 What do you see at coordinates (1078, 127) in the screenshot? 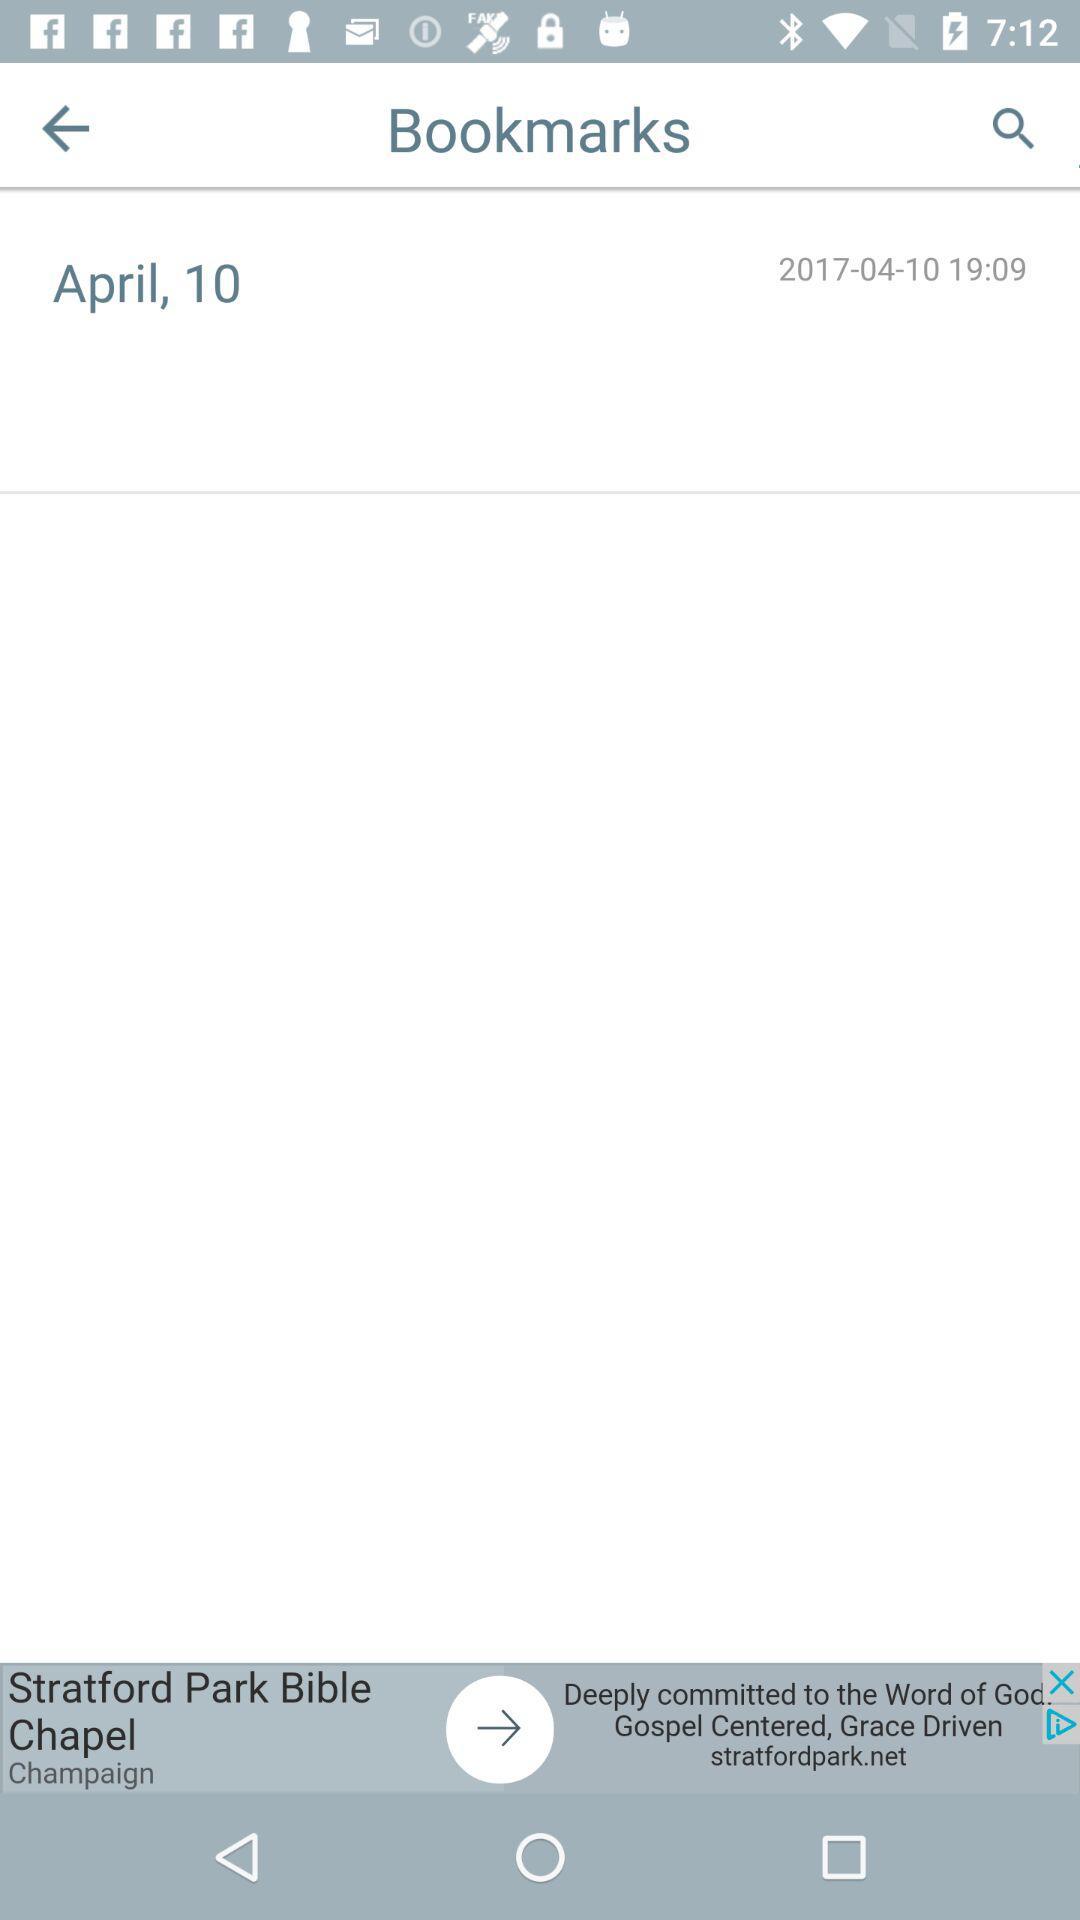
I see `white pega` at bounding box center [1078, 127].